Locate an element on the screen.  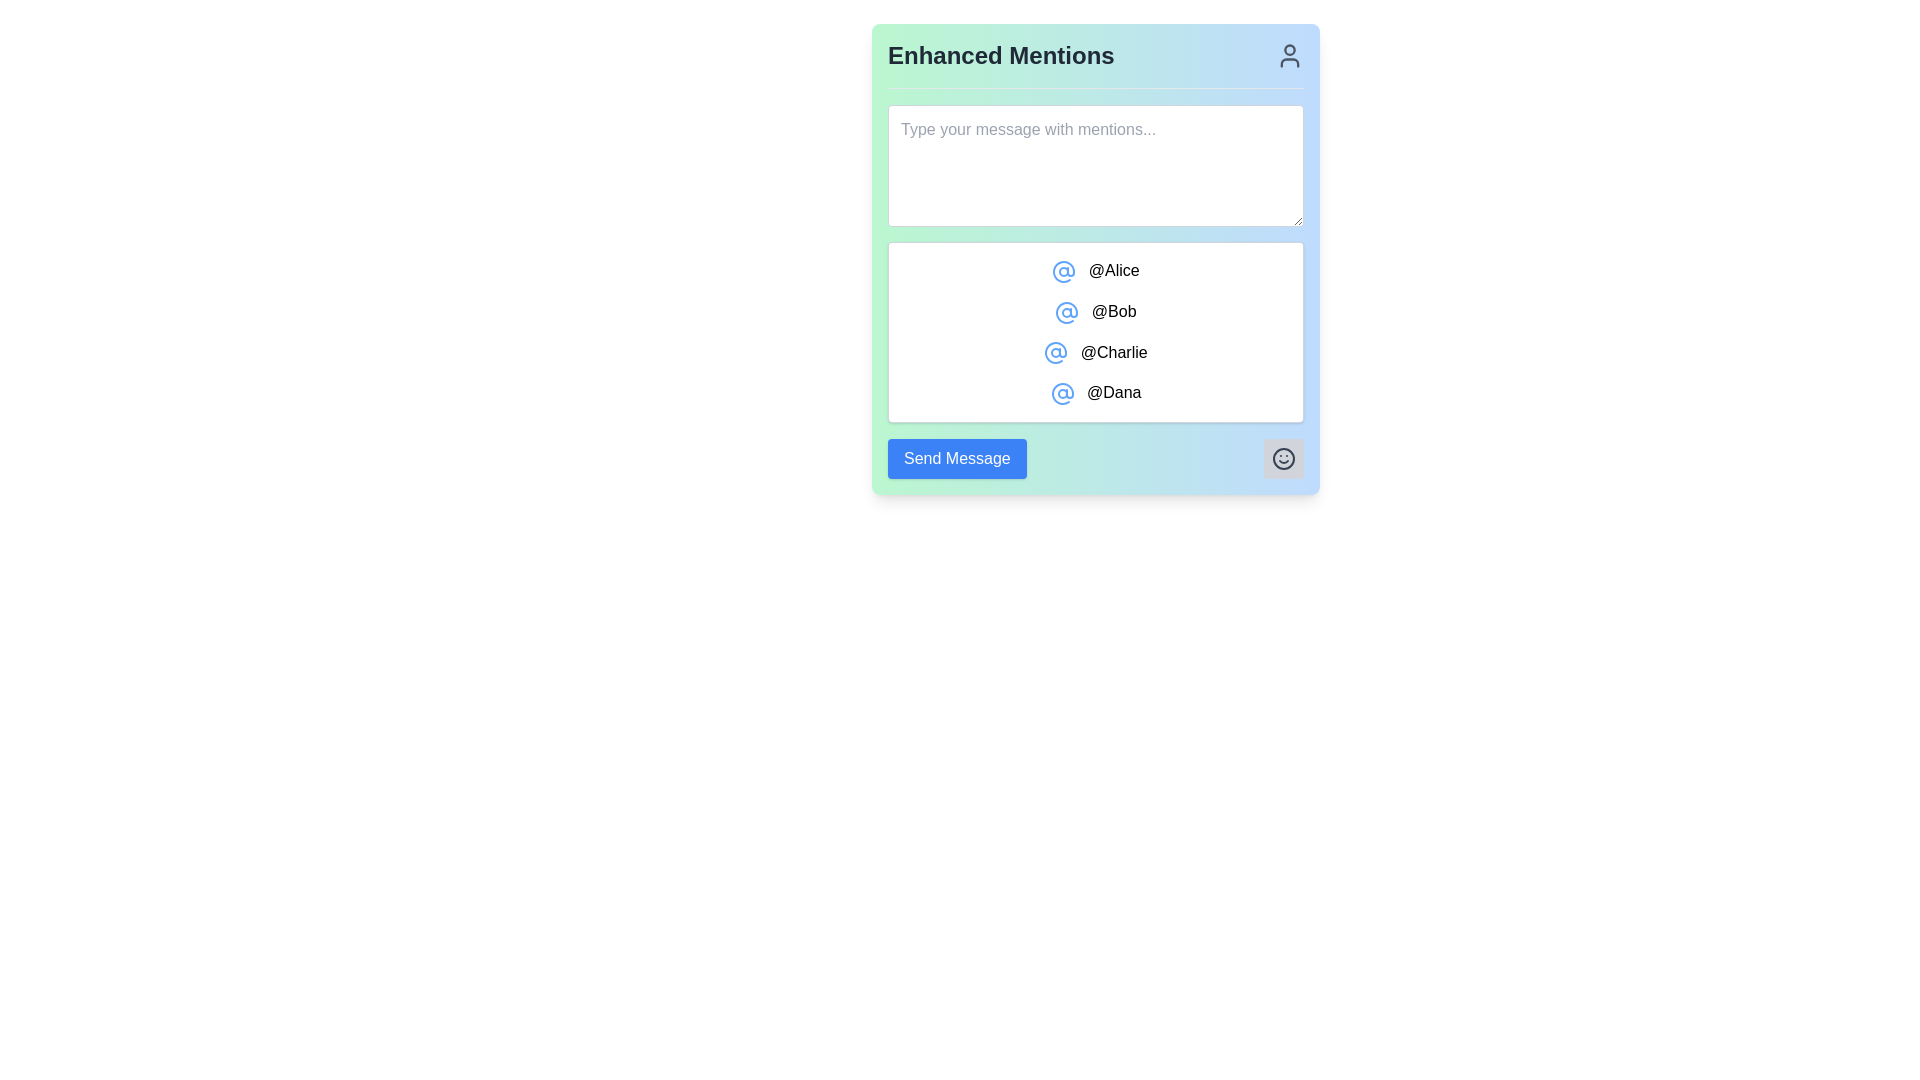
the selectable list item containing the username '@Bob' is located at coordinates (1094, 312).